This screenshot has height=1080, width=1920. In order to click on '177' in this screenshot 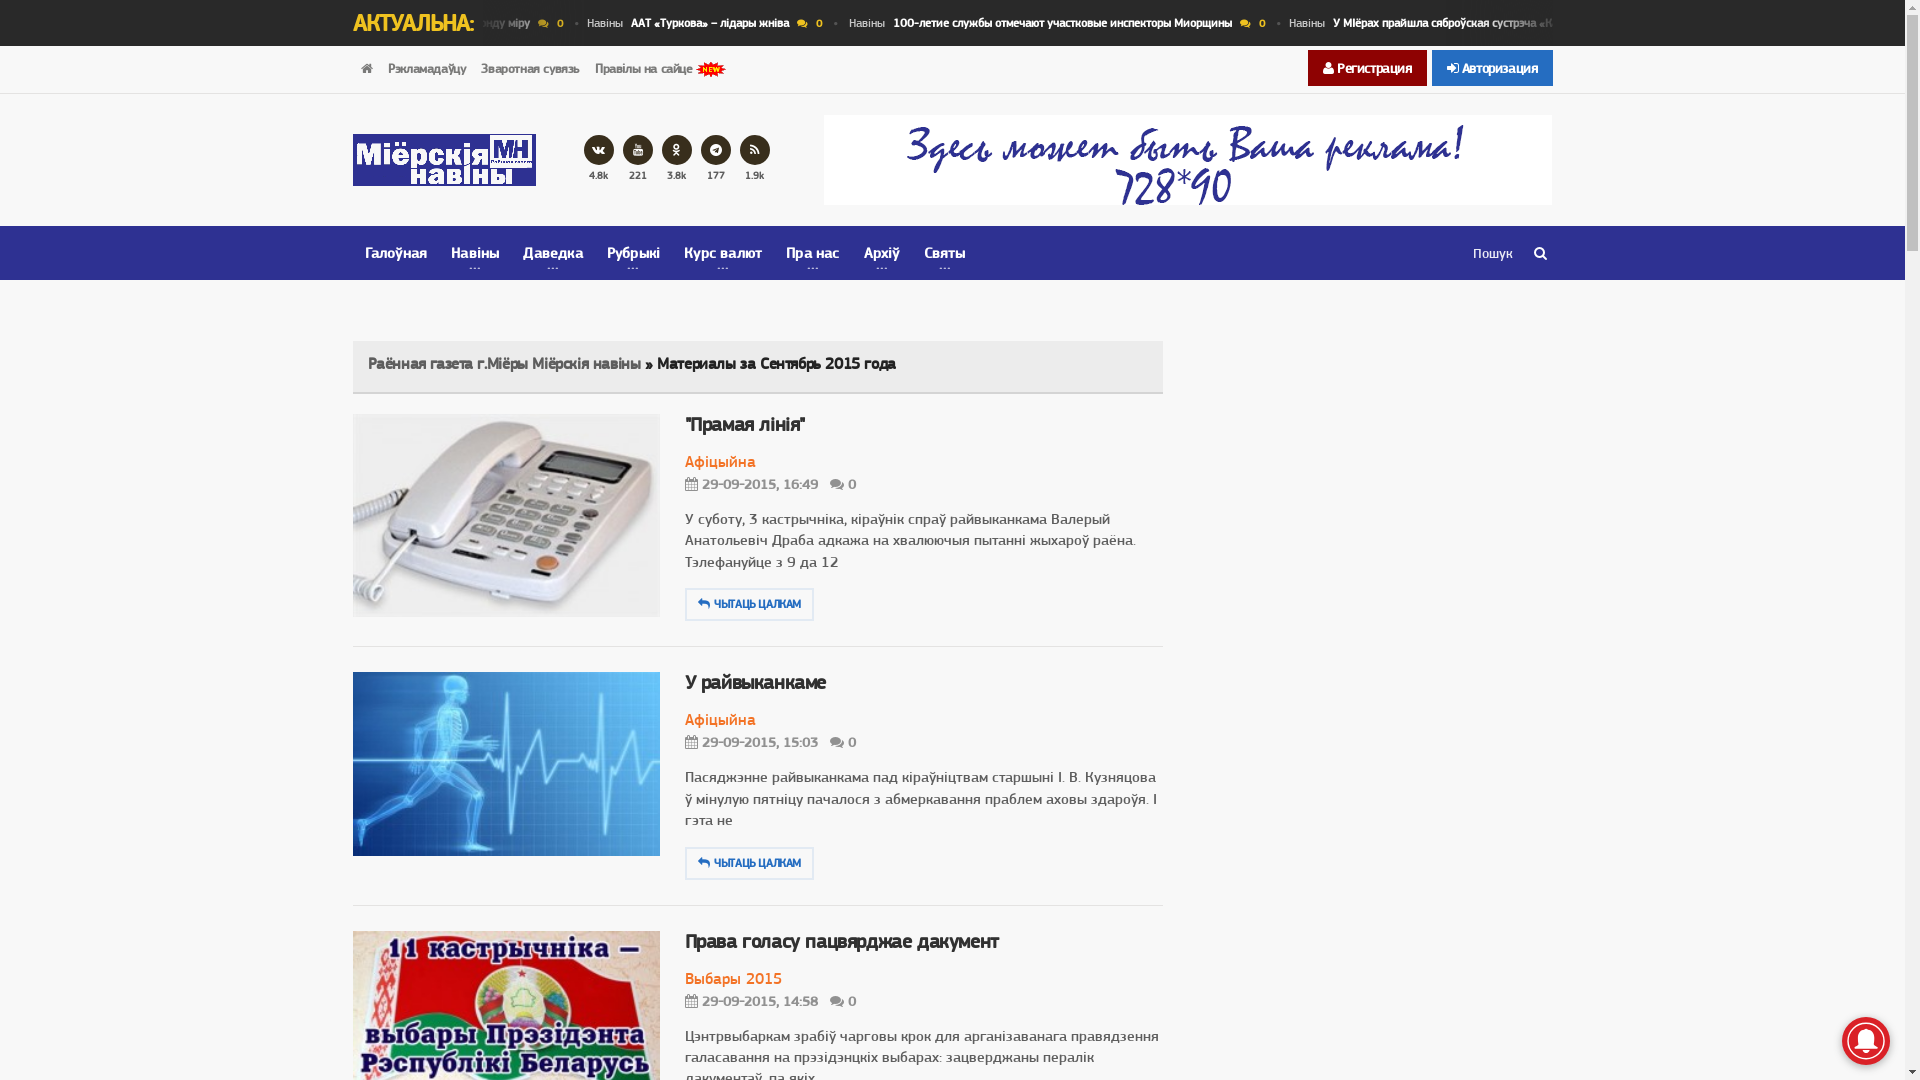, I will do `click(715, 157)`.